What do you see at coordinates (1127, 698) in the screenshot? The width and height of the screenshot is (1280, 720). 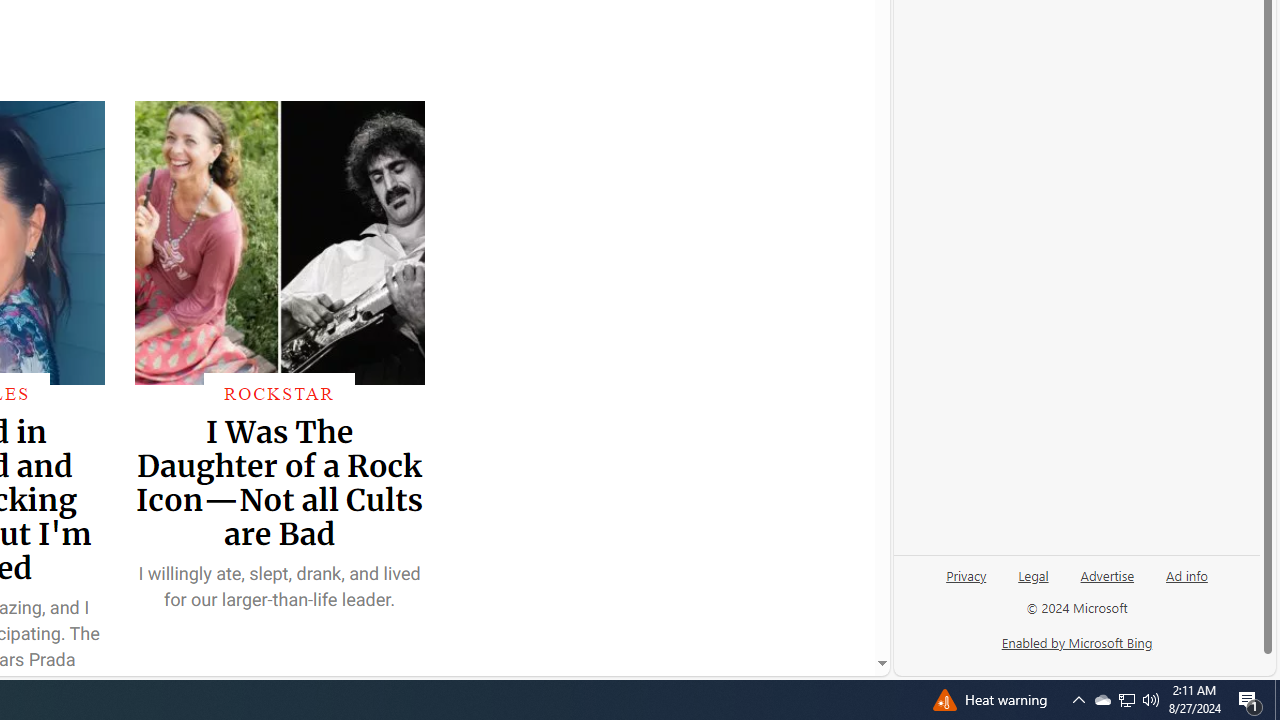 I see `'User Promoted Notification Area'` at bounding box center [1127, 698].